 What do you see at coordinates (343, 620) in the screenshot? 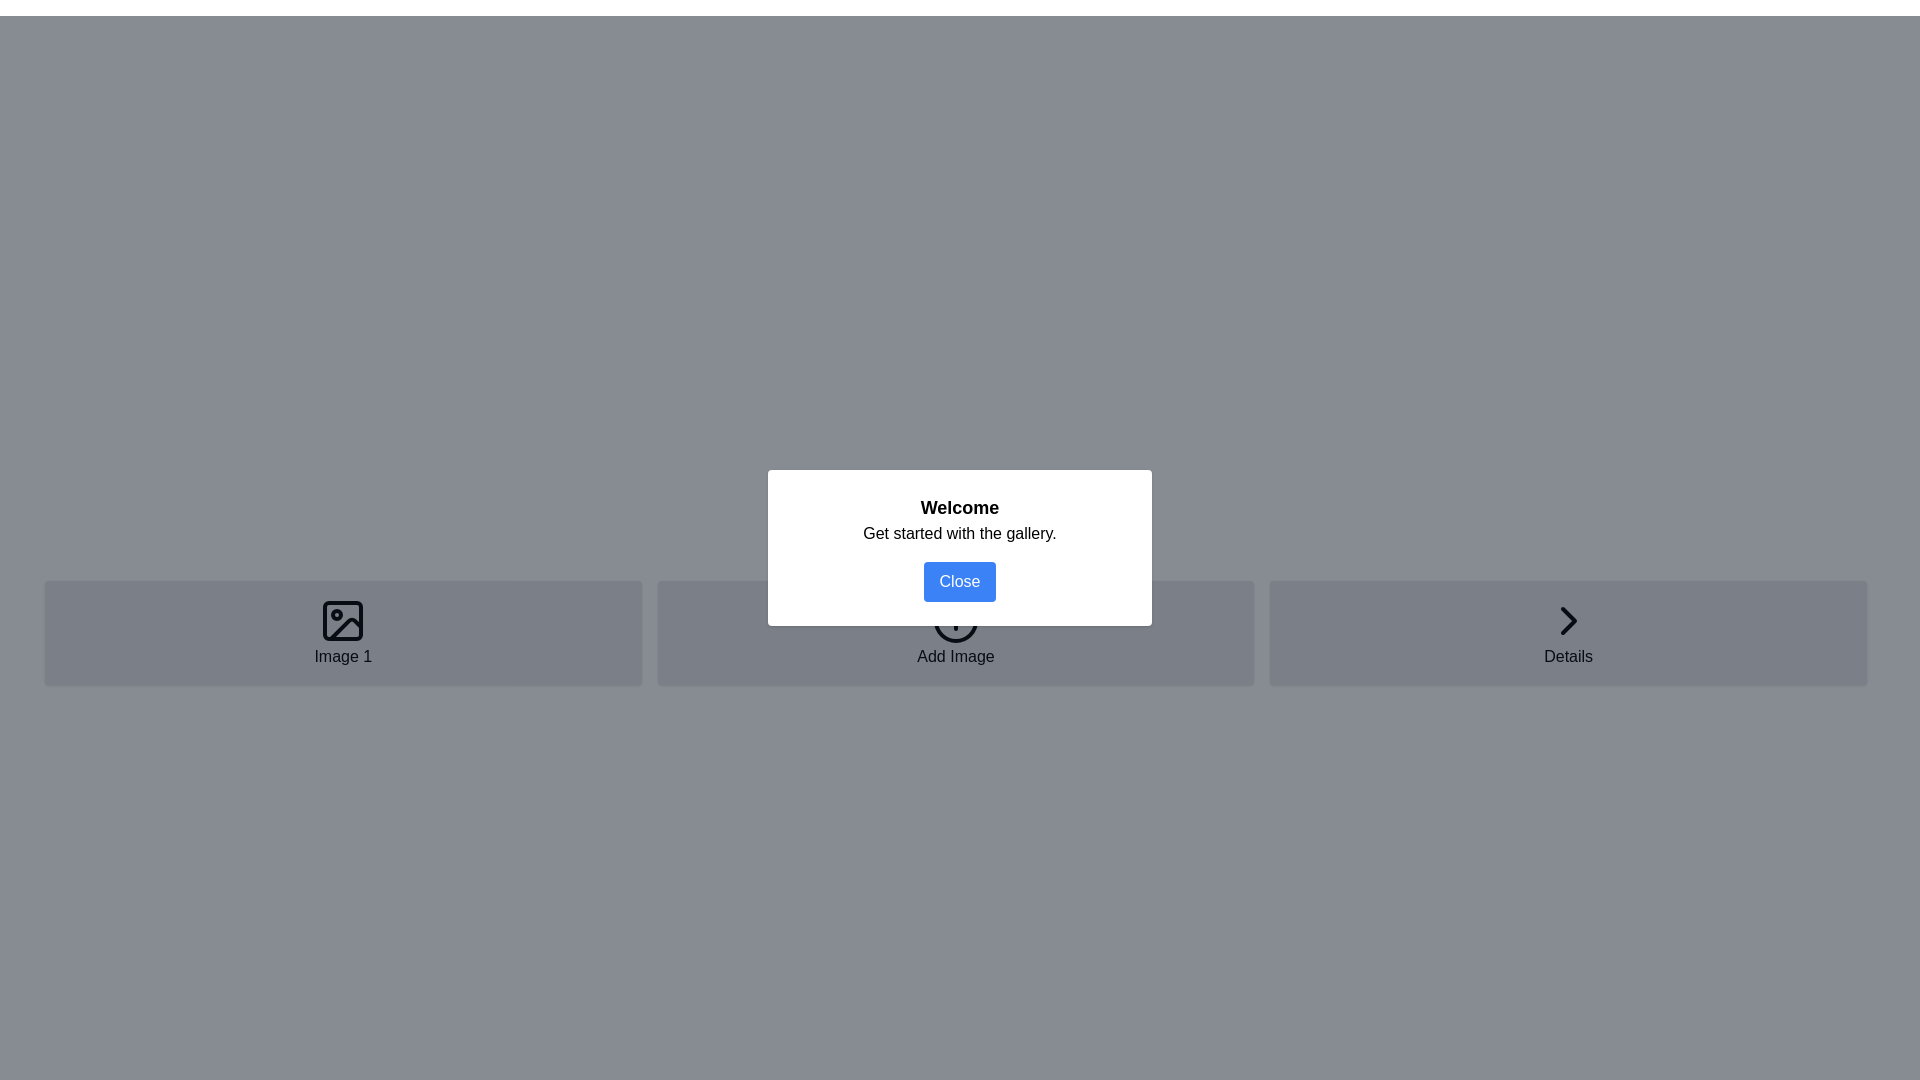
I see `the icon representing an image placeholder, which is located in the center rectangle above the text labeled 'Image 1'` at bounding box center [343, 620].